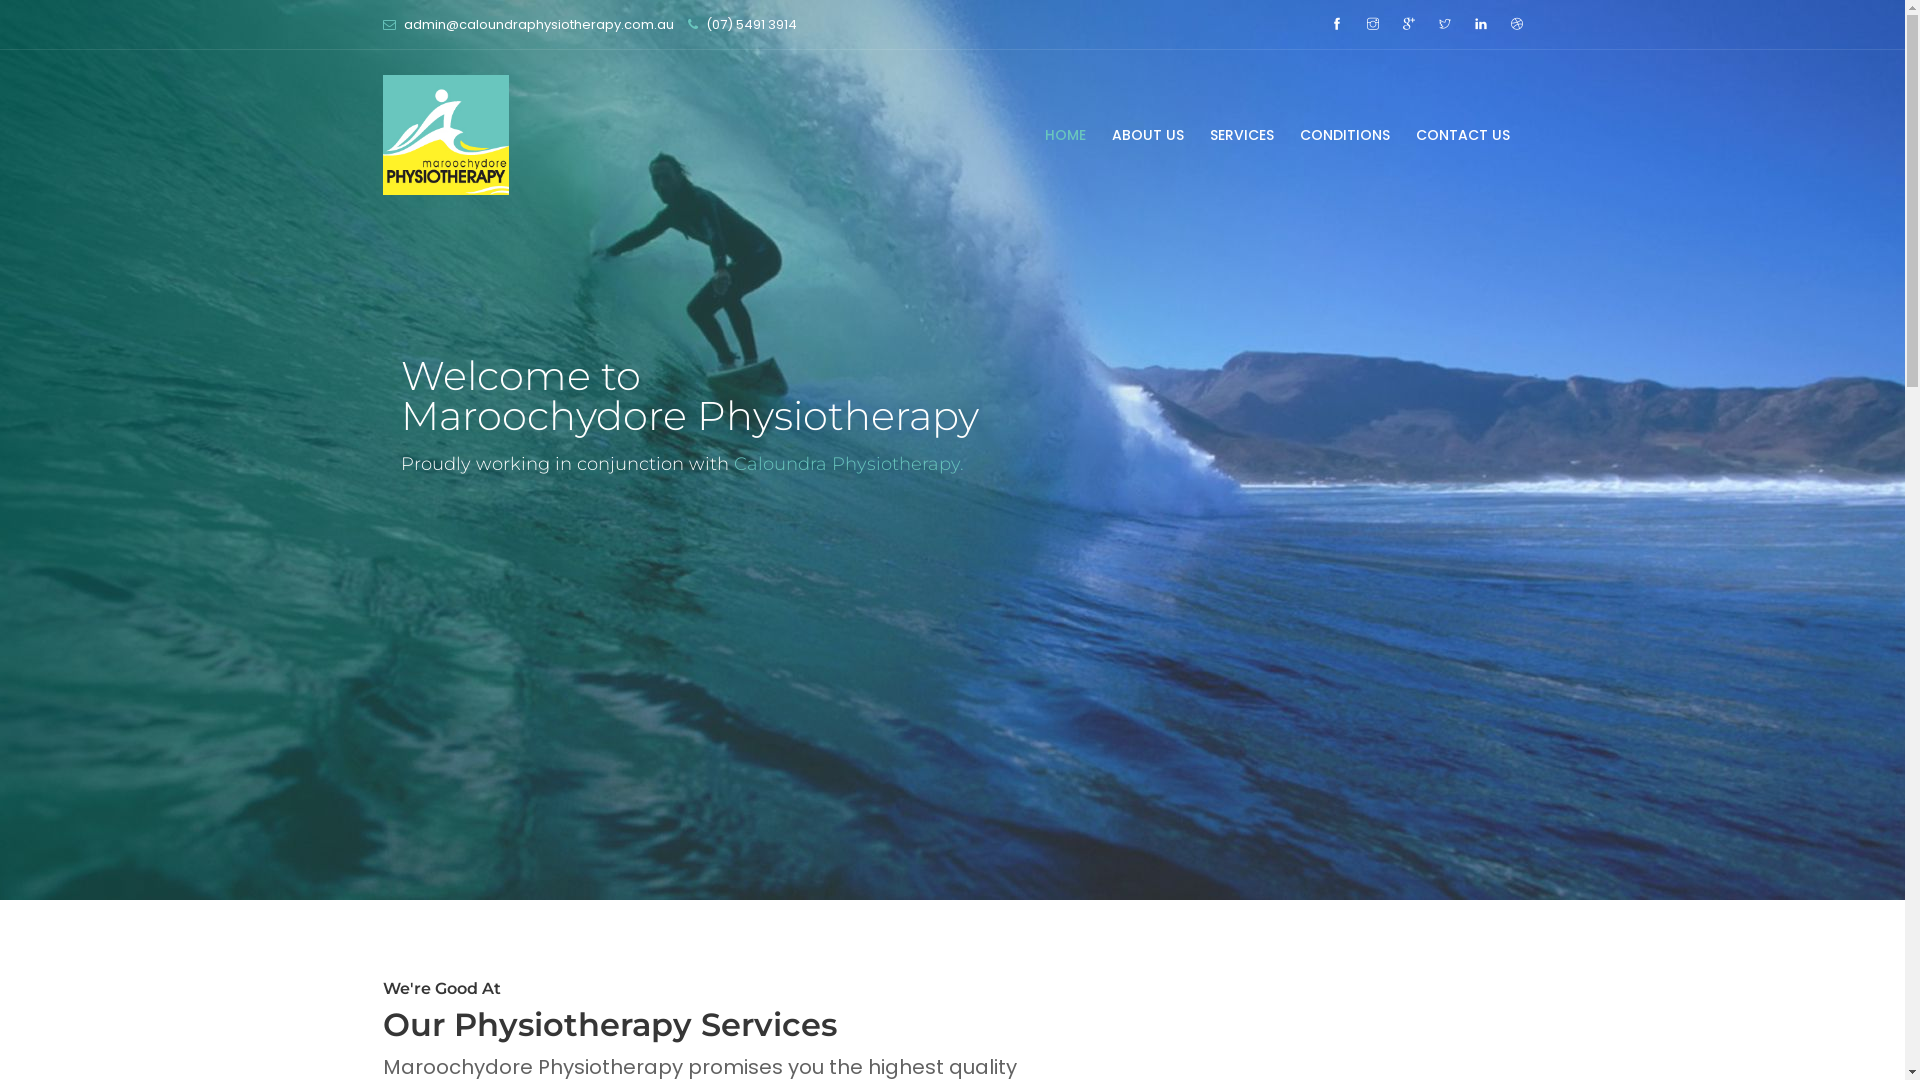 The width and height of the screenshot is (1920, 1080). I want to click on 'ABOUT US', so click(1147, 135).